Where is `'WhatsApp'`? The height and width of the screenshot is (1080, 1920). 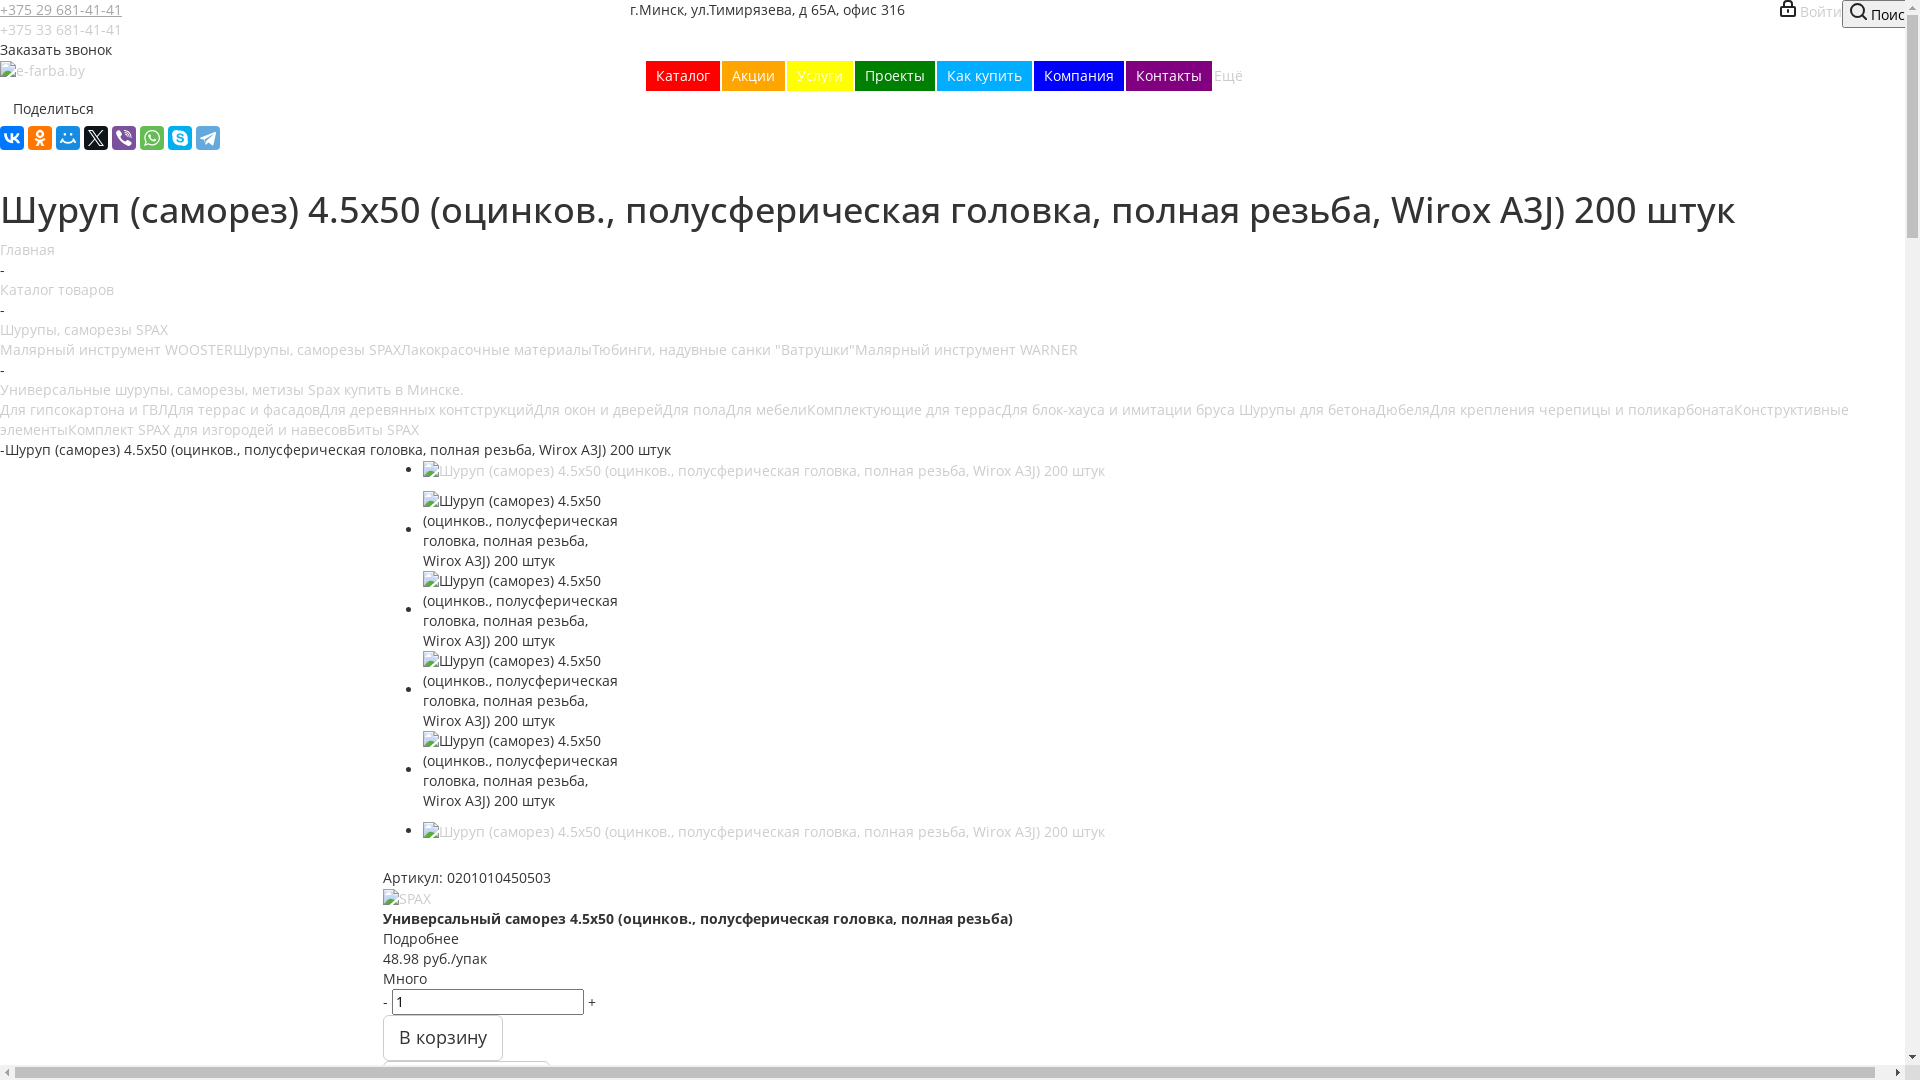
'WhatsApp' is located at coordinates (151, 137).